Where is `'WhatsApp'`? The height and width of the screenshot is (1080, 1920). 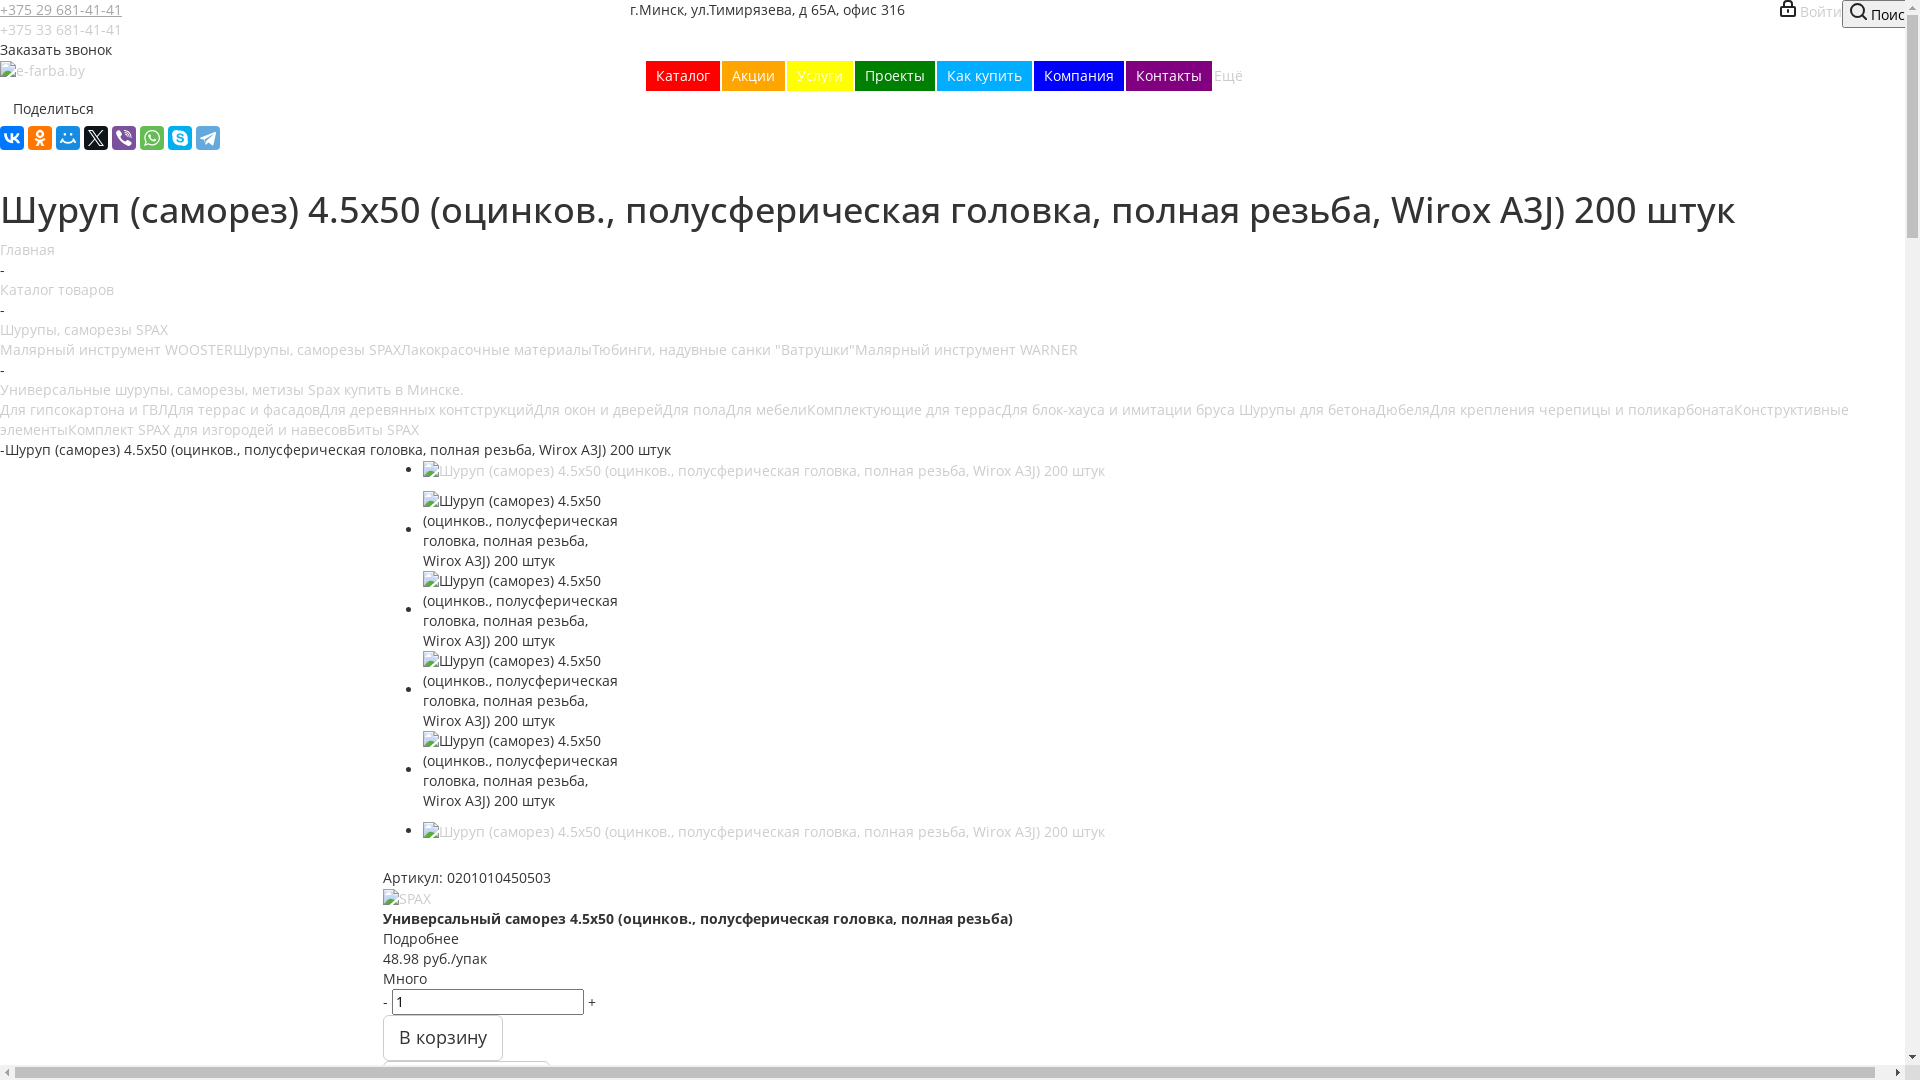
'WhatsApp' is located at coordinates (151, 137).